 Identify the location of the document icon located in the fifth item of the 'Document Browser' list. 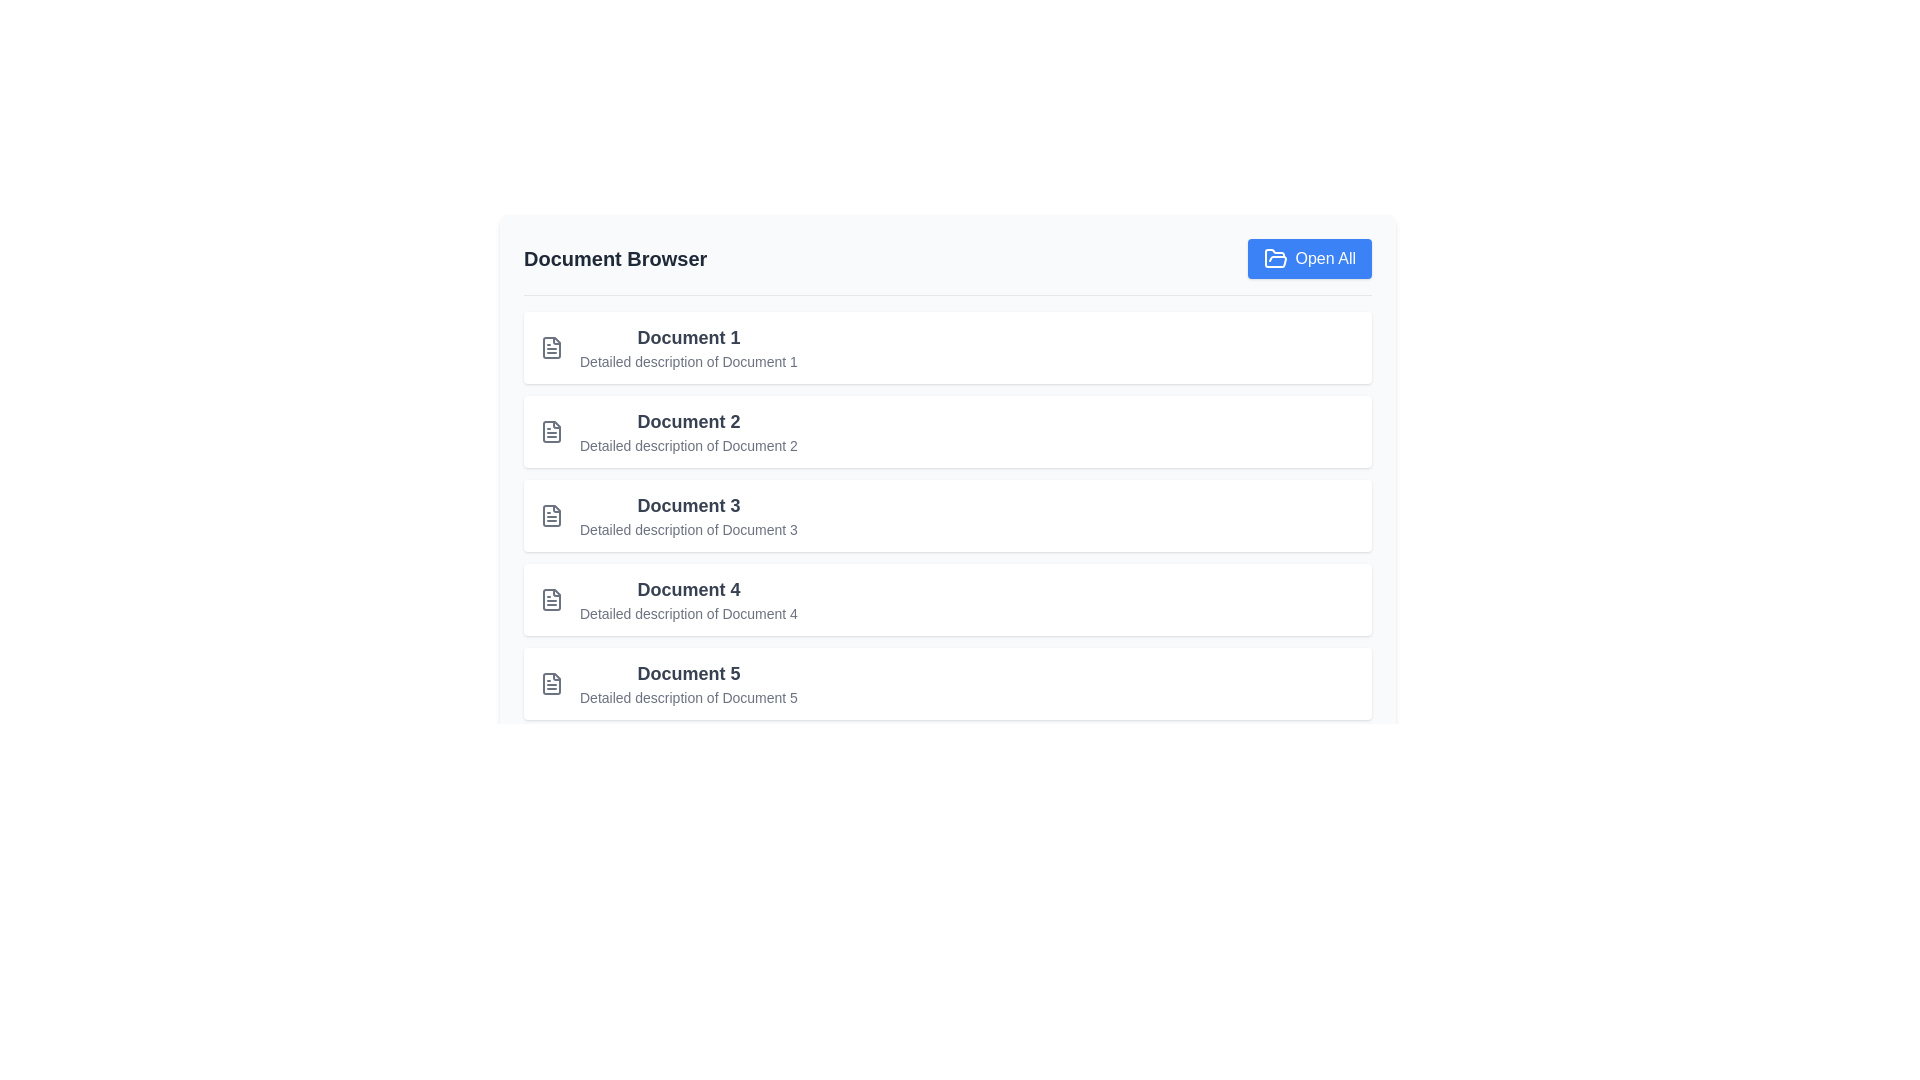
(552, 682).